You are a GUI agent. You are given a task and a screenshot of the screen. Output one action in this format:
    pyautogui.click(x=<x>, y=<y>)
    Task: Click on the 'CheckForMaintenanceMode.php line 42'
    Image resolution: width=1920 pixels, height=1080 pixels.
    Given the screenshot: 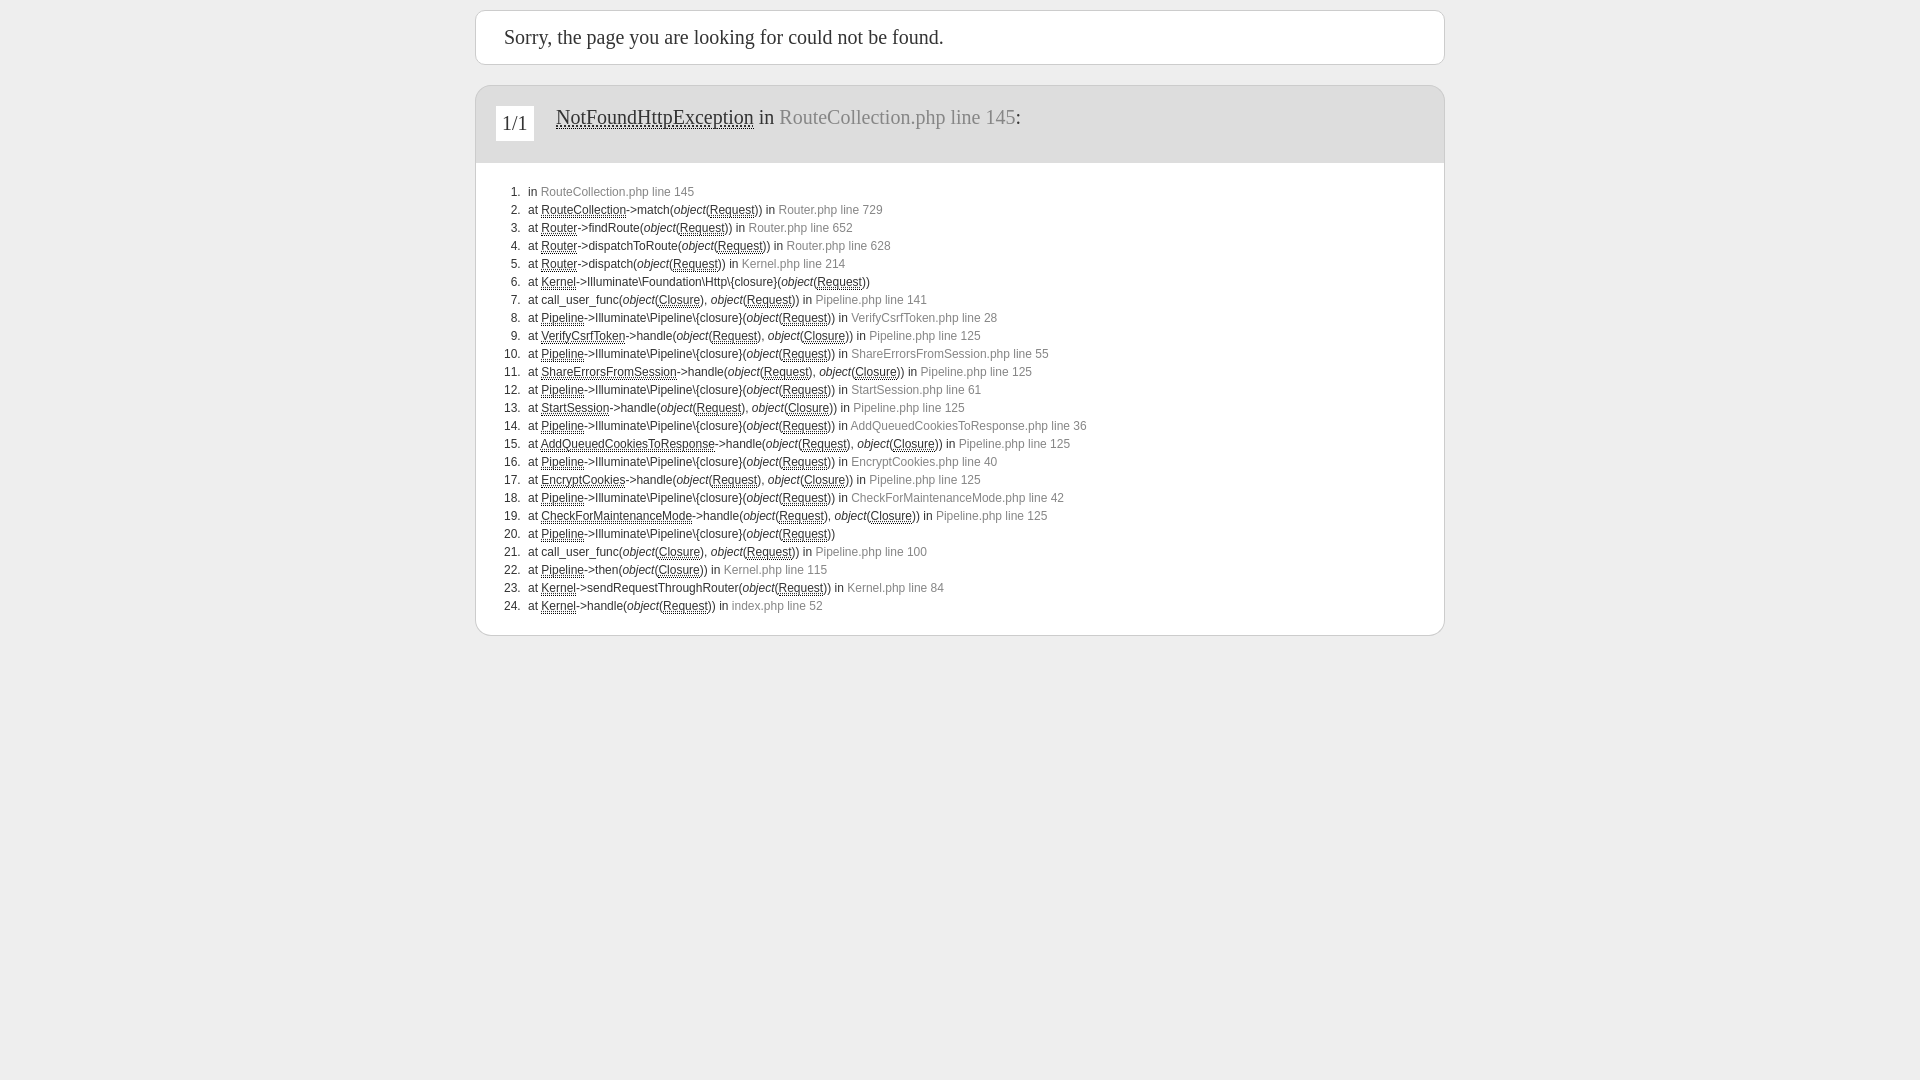 What is the action you would take?
    pyautogui.click(x=956, y=496)
    